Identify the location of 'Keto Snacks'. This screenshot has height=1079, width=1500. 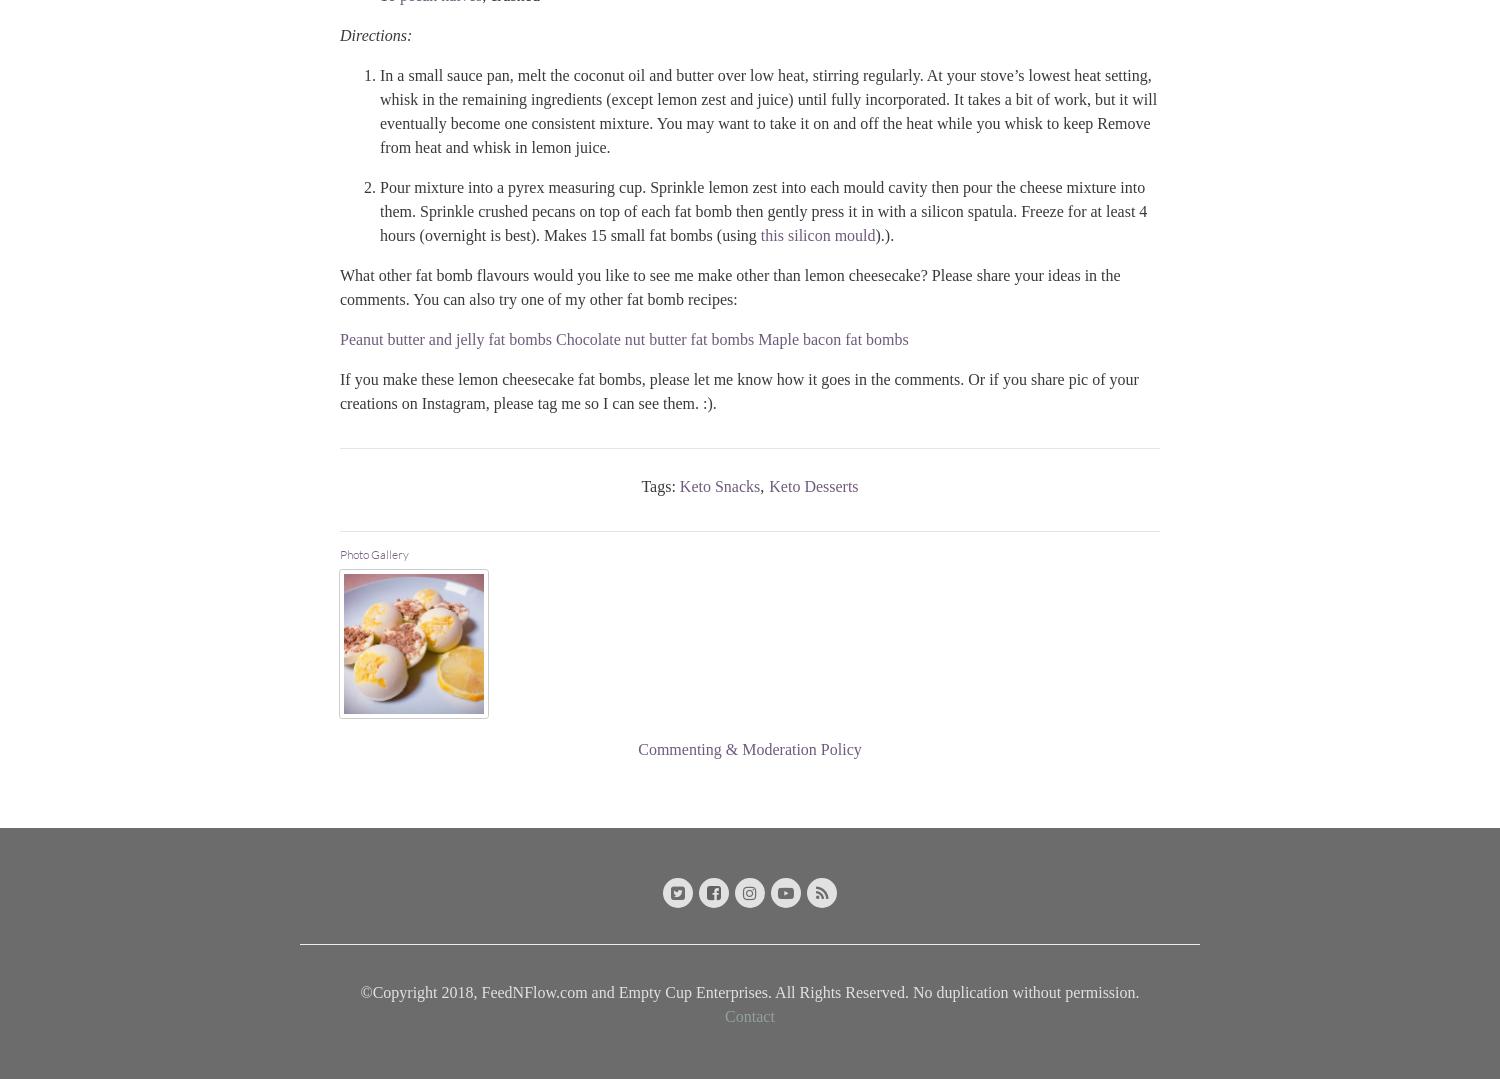
(718, 484).